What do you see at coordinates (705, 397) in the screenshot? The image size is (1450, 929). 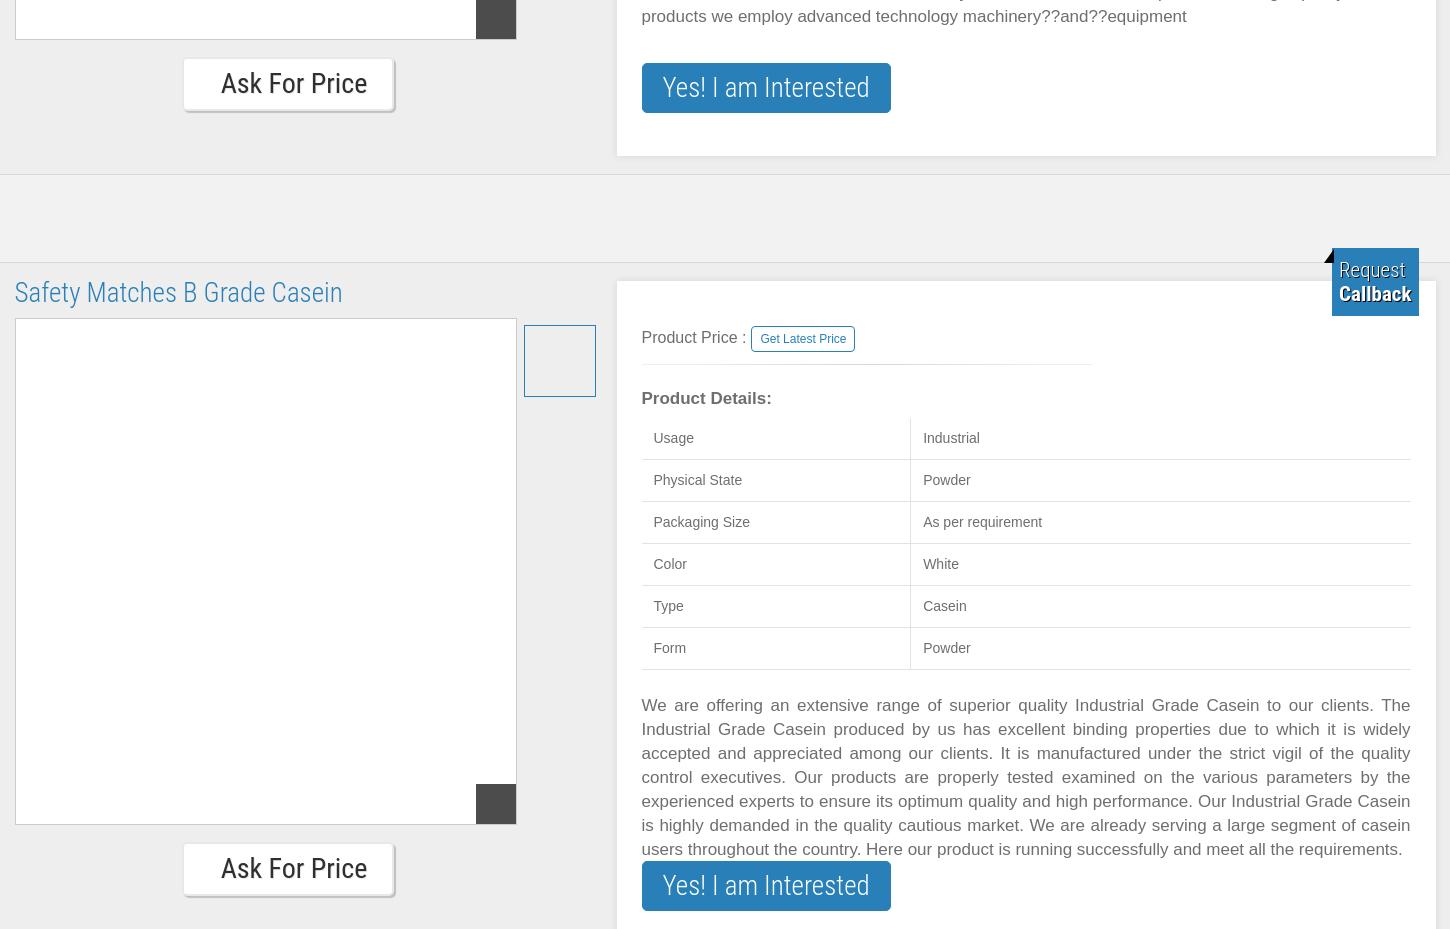 I see `'Product Details:'` at bounding box center [705, 397].